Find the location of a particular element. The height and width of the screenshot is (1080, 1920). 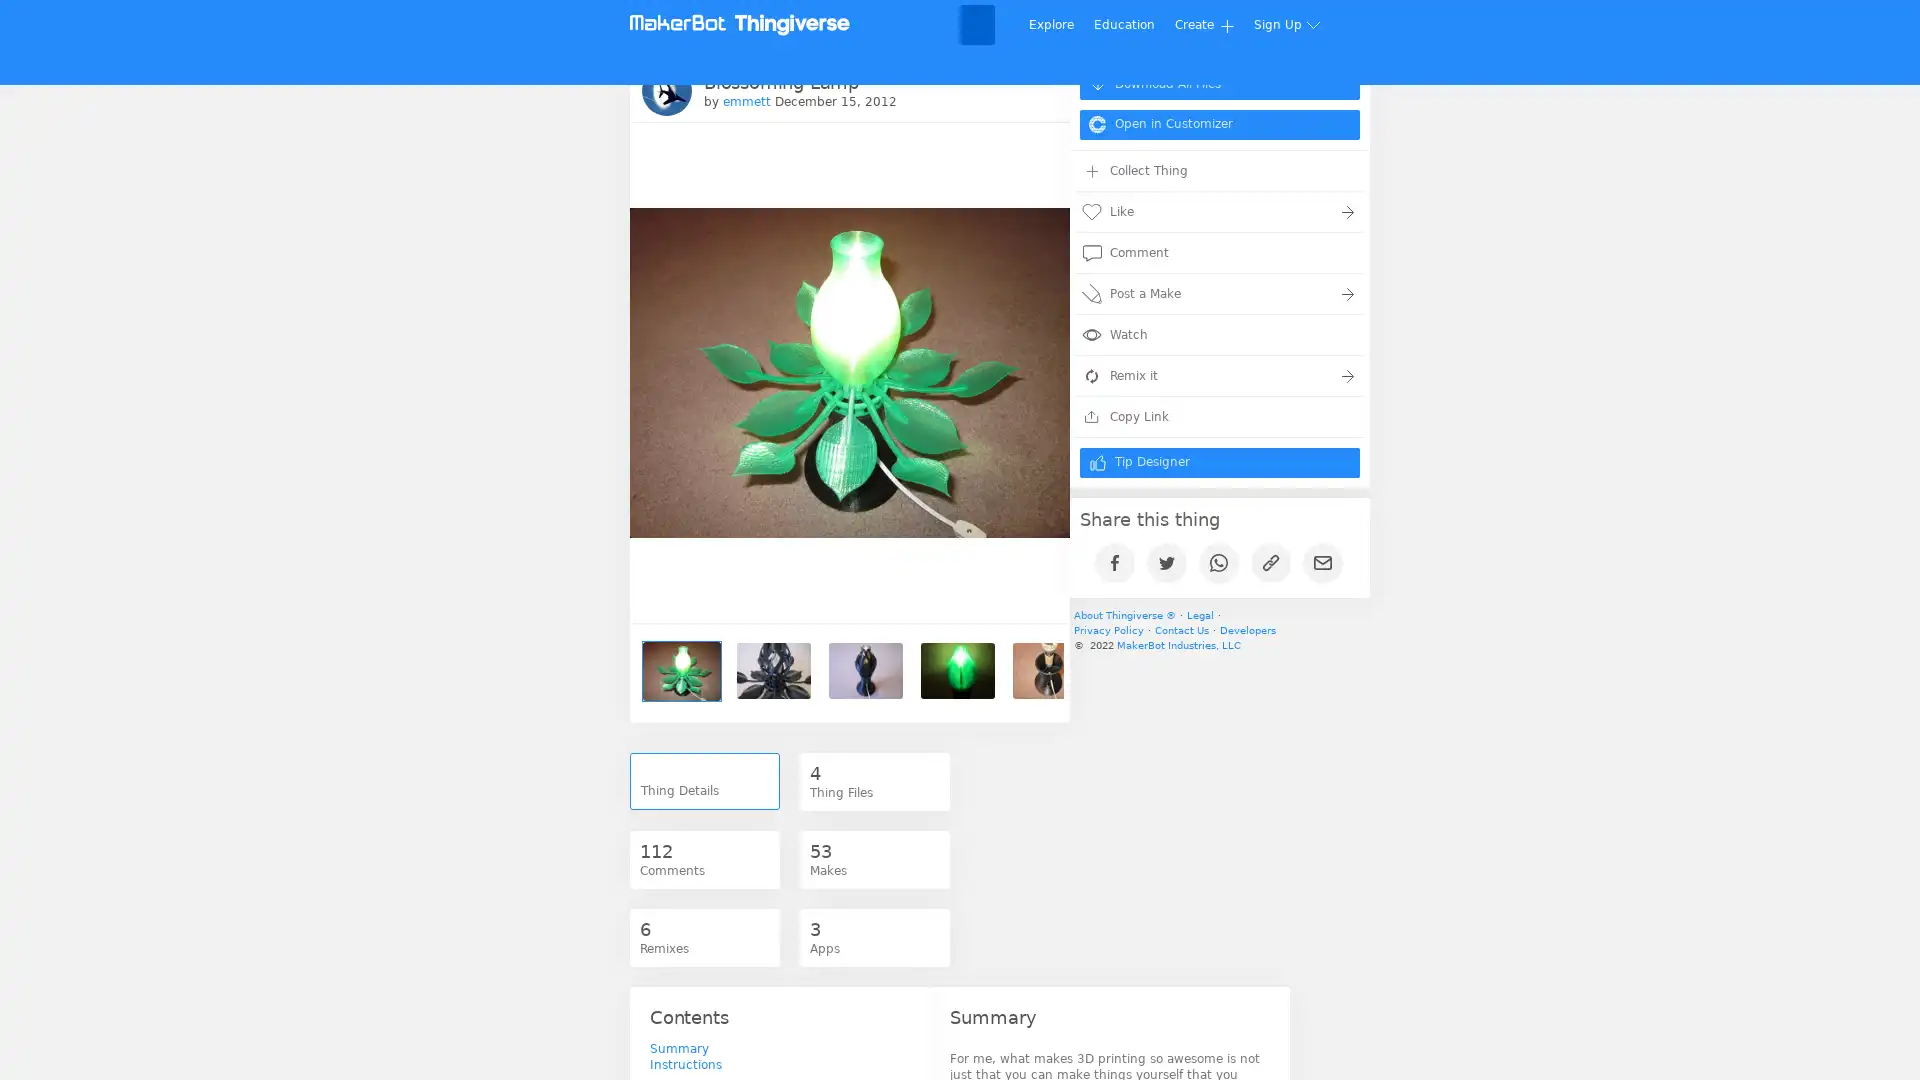

email is located at coordinates (1329, 560).